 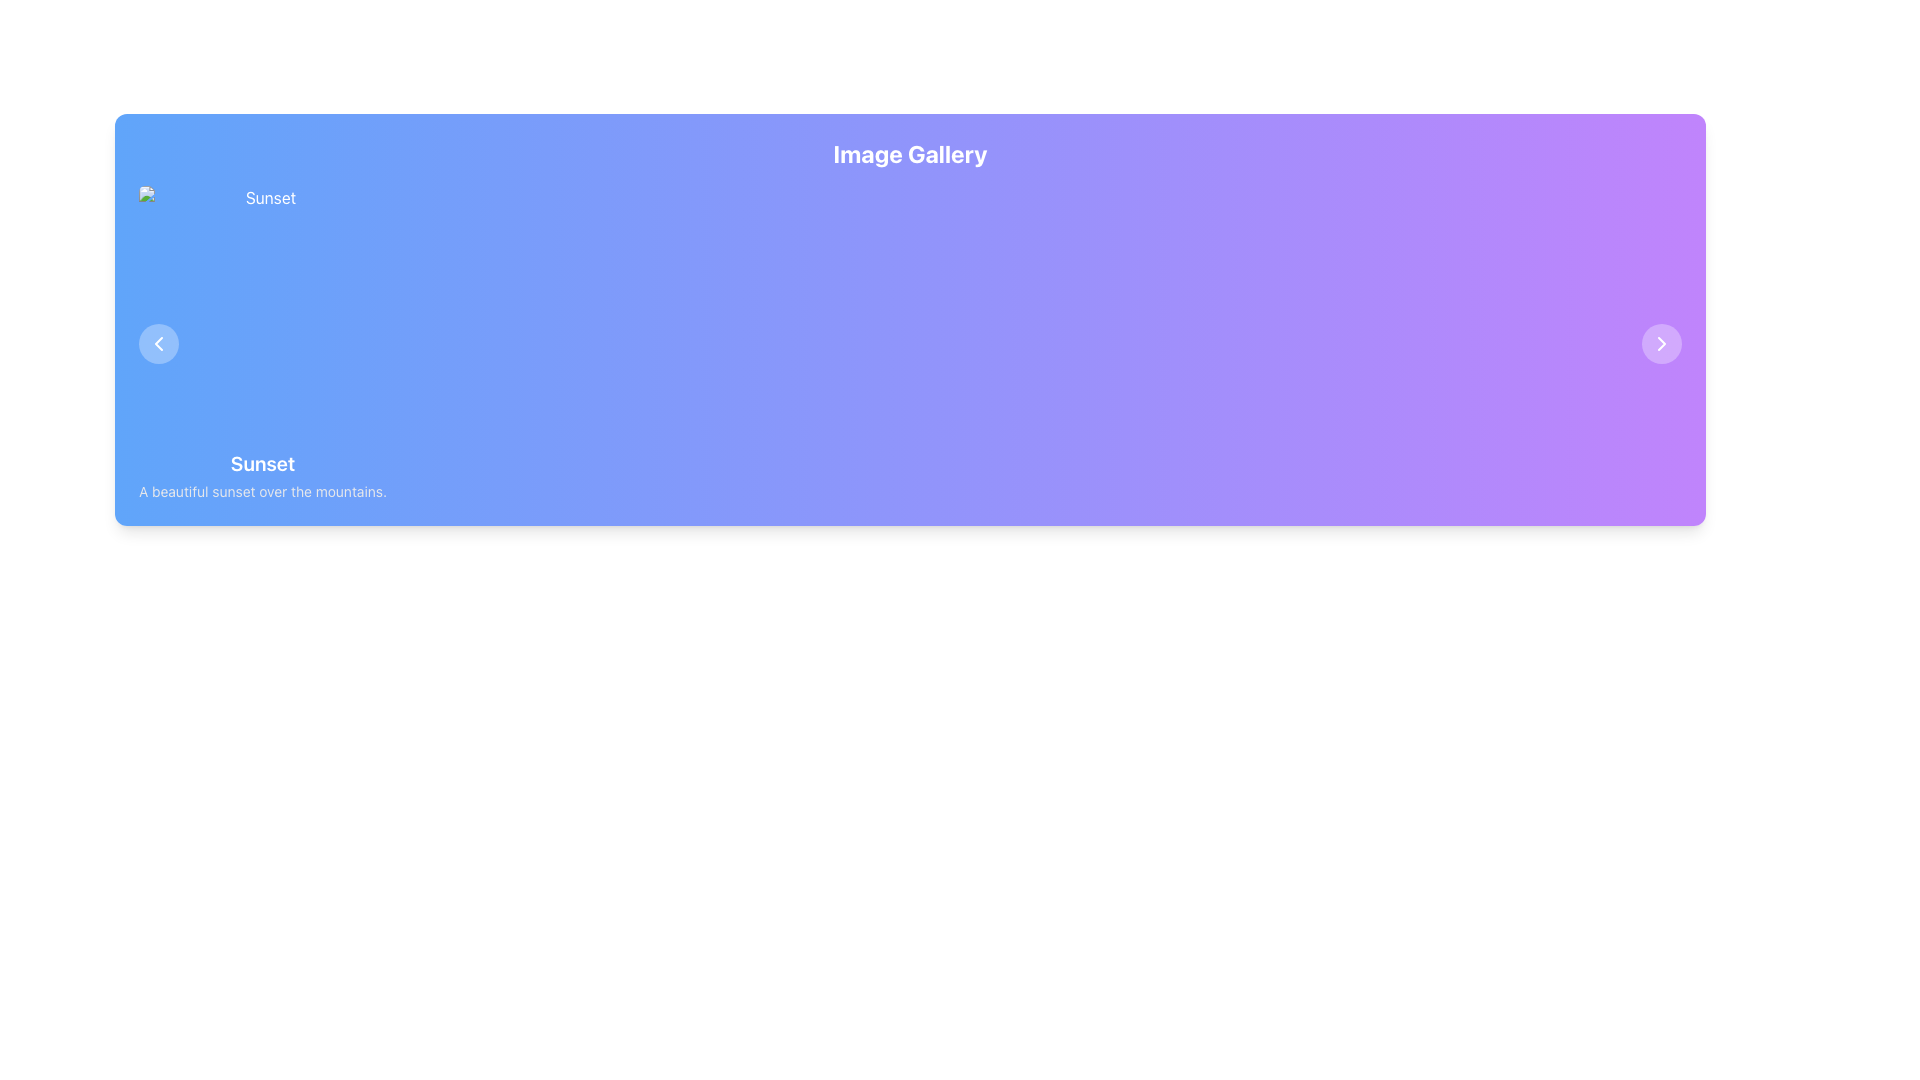 I want to click on the Arrow Icon located at the far-right side of the navigation panel to move to the next item in the gallery, so click(x=1661, y=342).